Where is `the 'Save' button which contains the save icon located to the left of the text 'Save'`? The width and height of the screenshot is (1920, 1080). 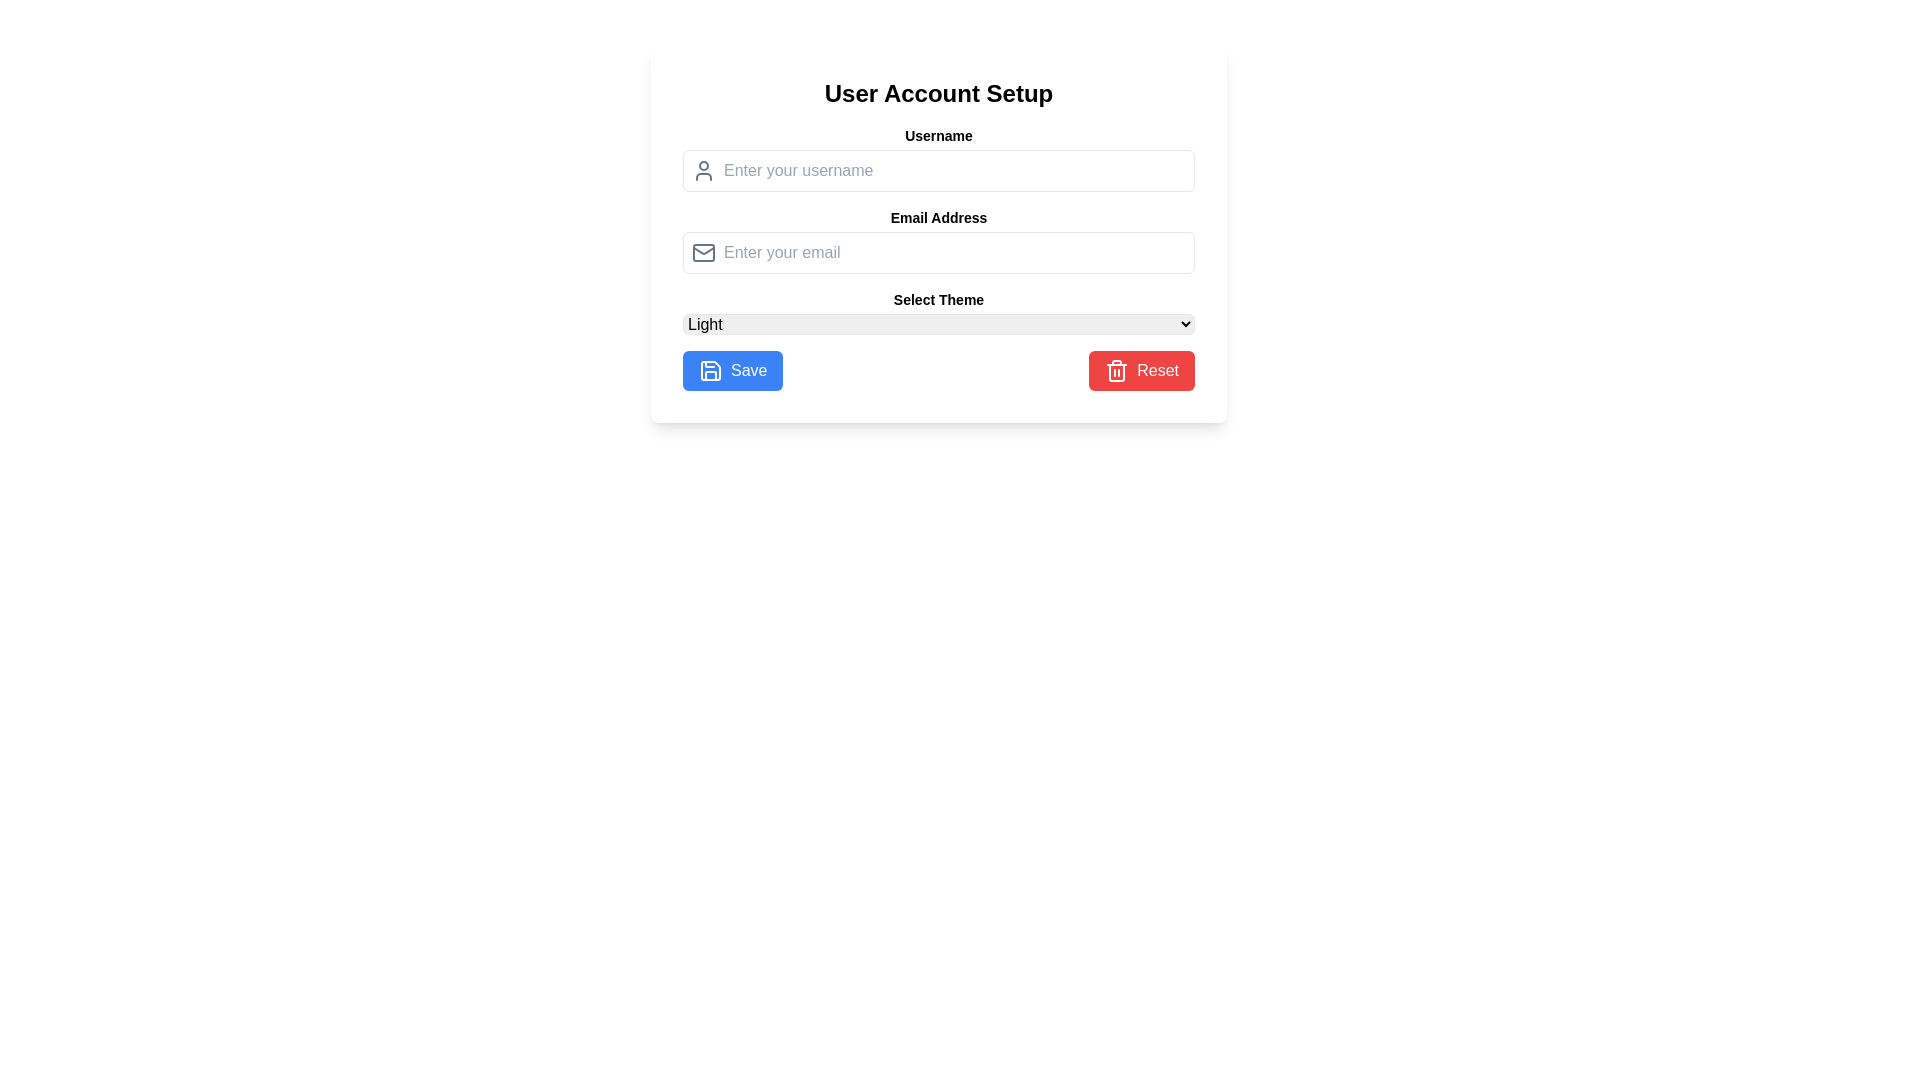
the 'Save' button which contains the save icon located to the left of the text 'Save' is located at coordinates (710, 370).